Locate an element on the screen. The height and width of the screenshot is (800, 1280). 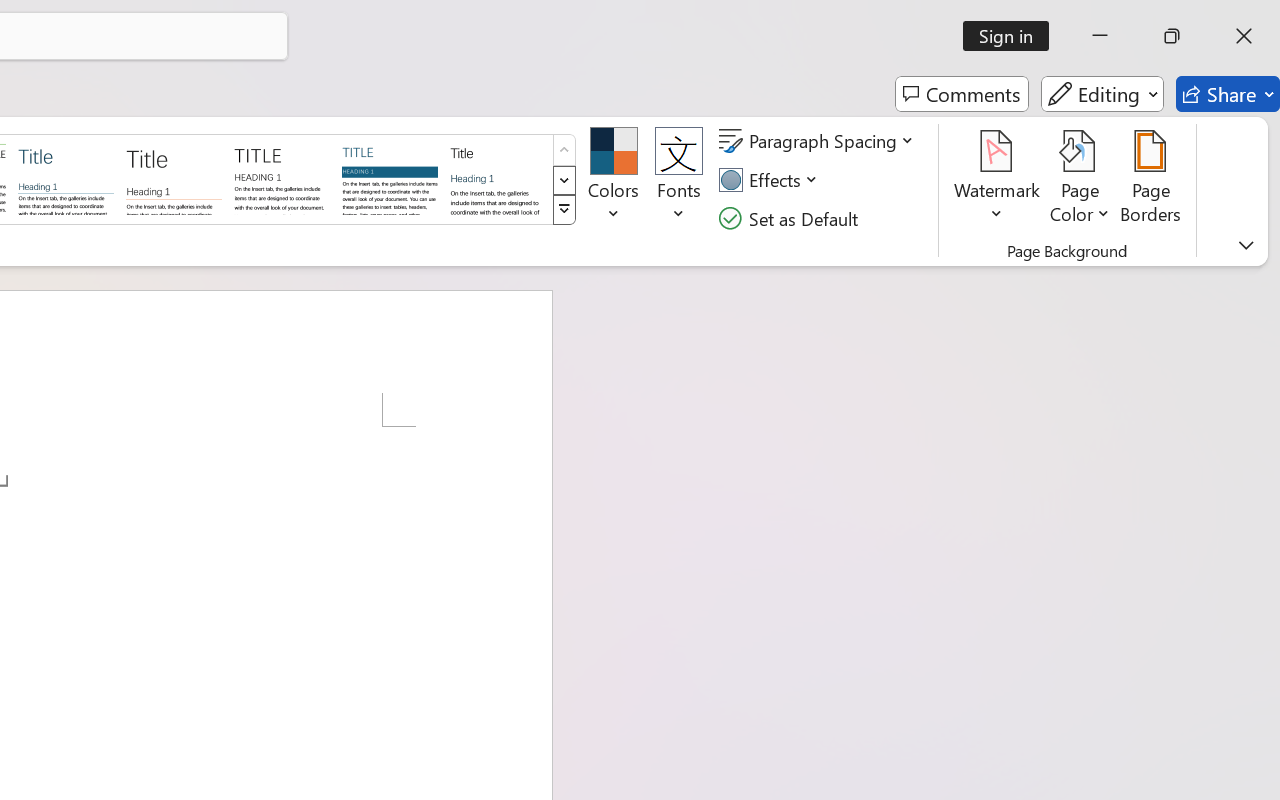
'Page Borders...' is located at coordinates (1151, 179).